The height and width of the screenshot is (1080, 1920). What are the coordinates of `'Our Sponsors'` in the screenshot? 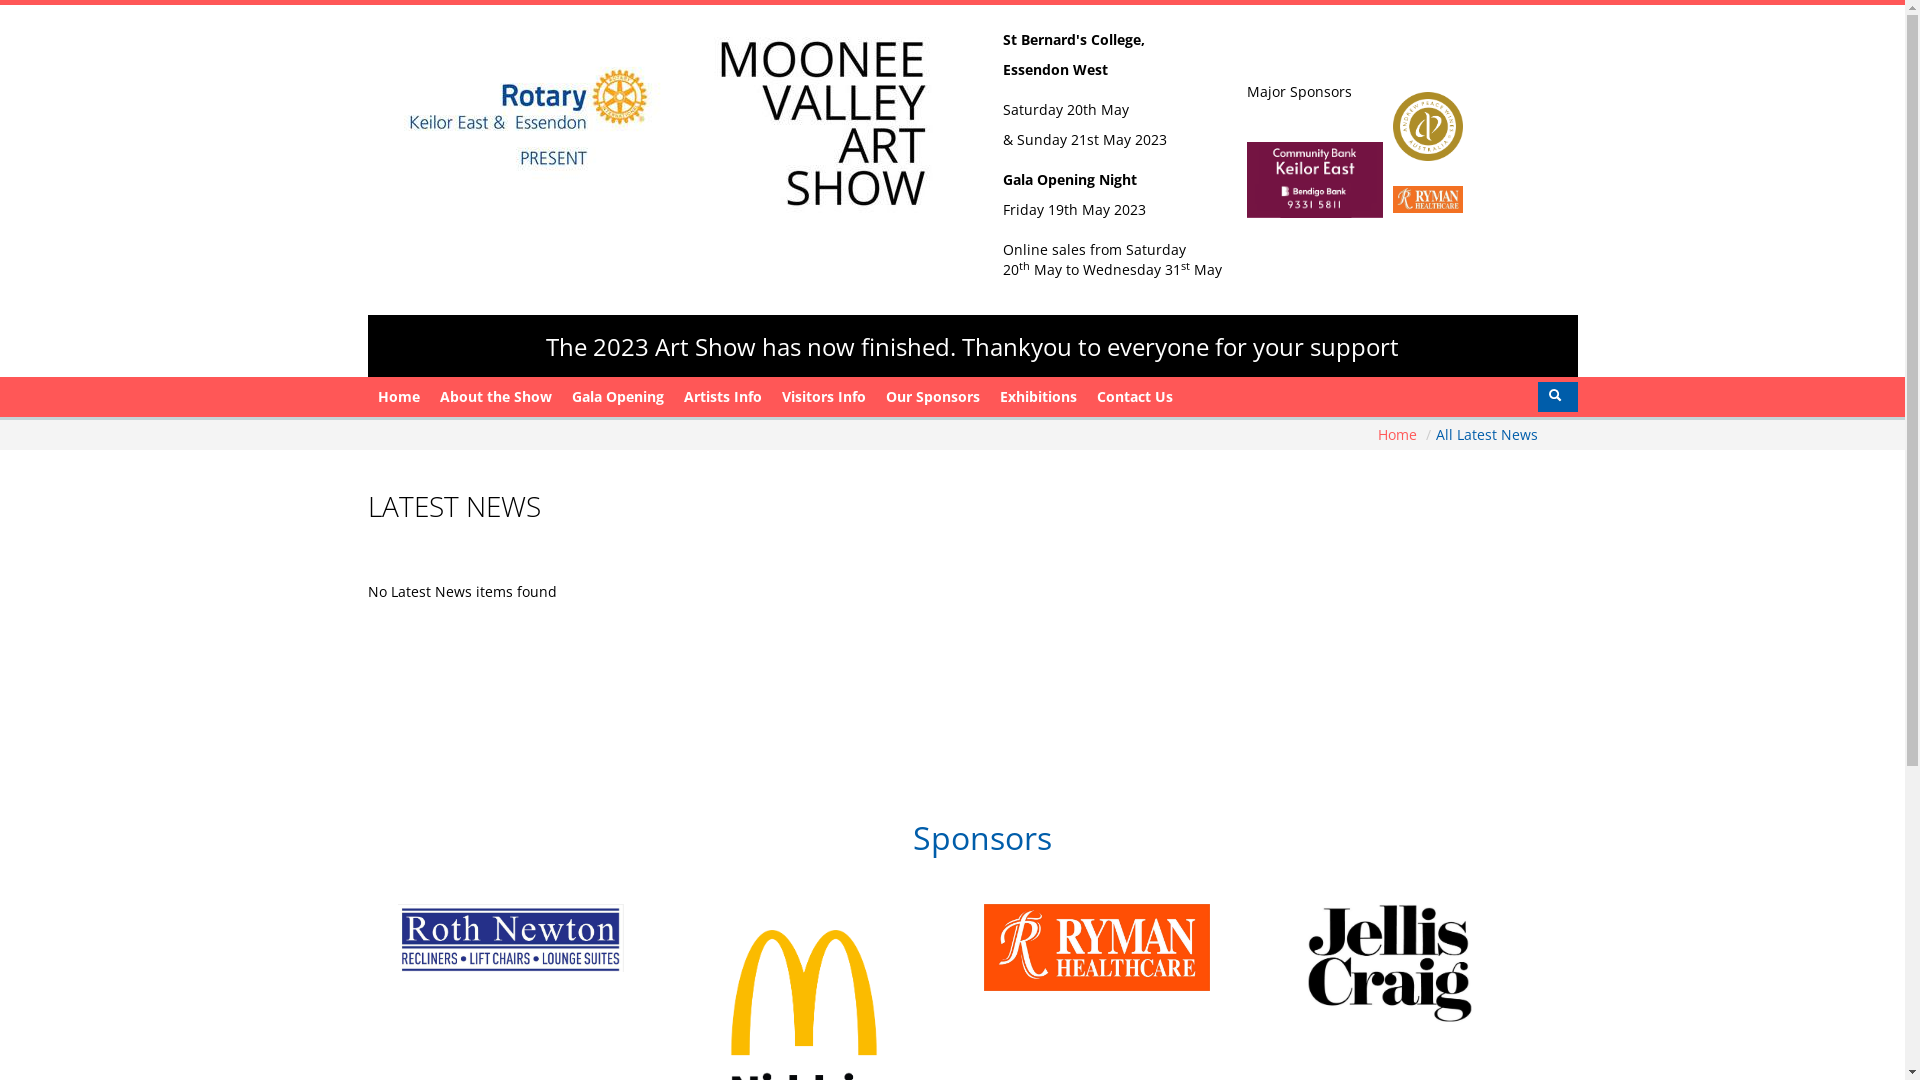 It's located at (931, 397).